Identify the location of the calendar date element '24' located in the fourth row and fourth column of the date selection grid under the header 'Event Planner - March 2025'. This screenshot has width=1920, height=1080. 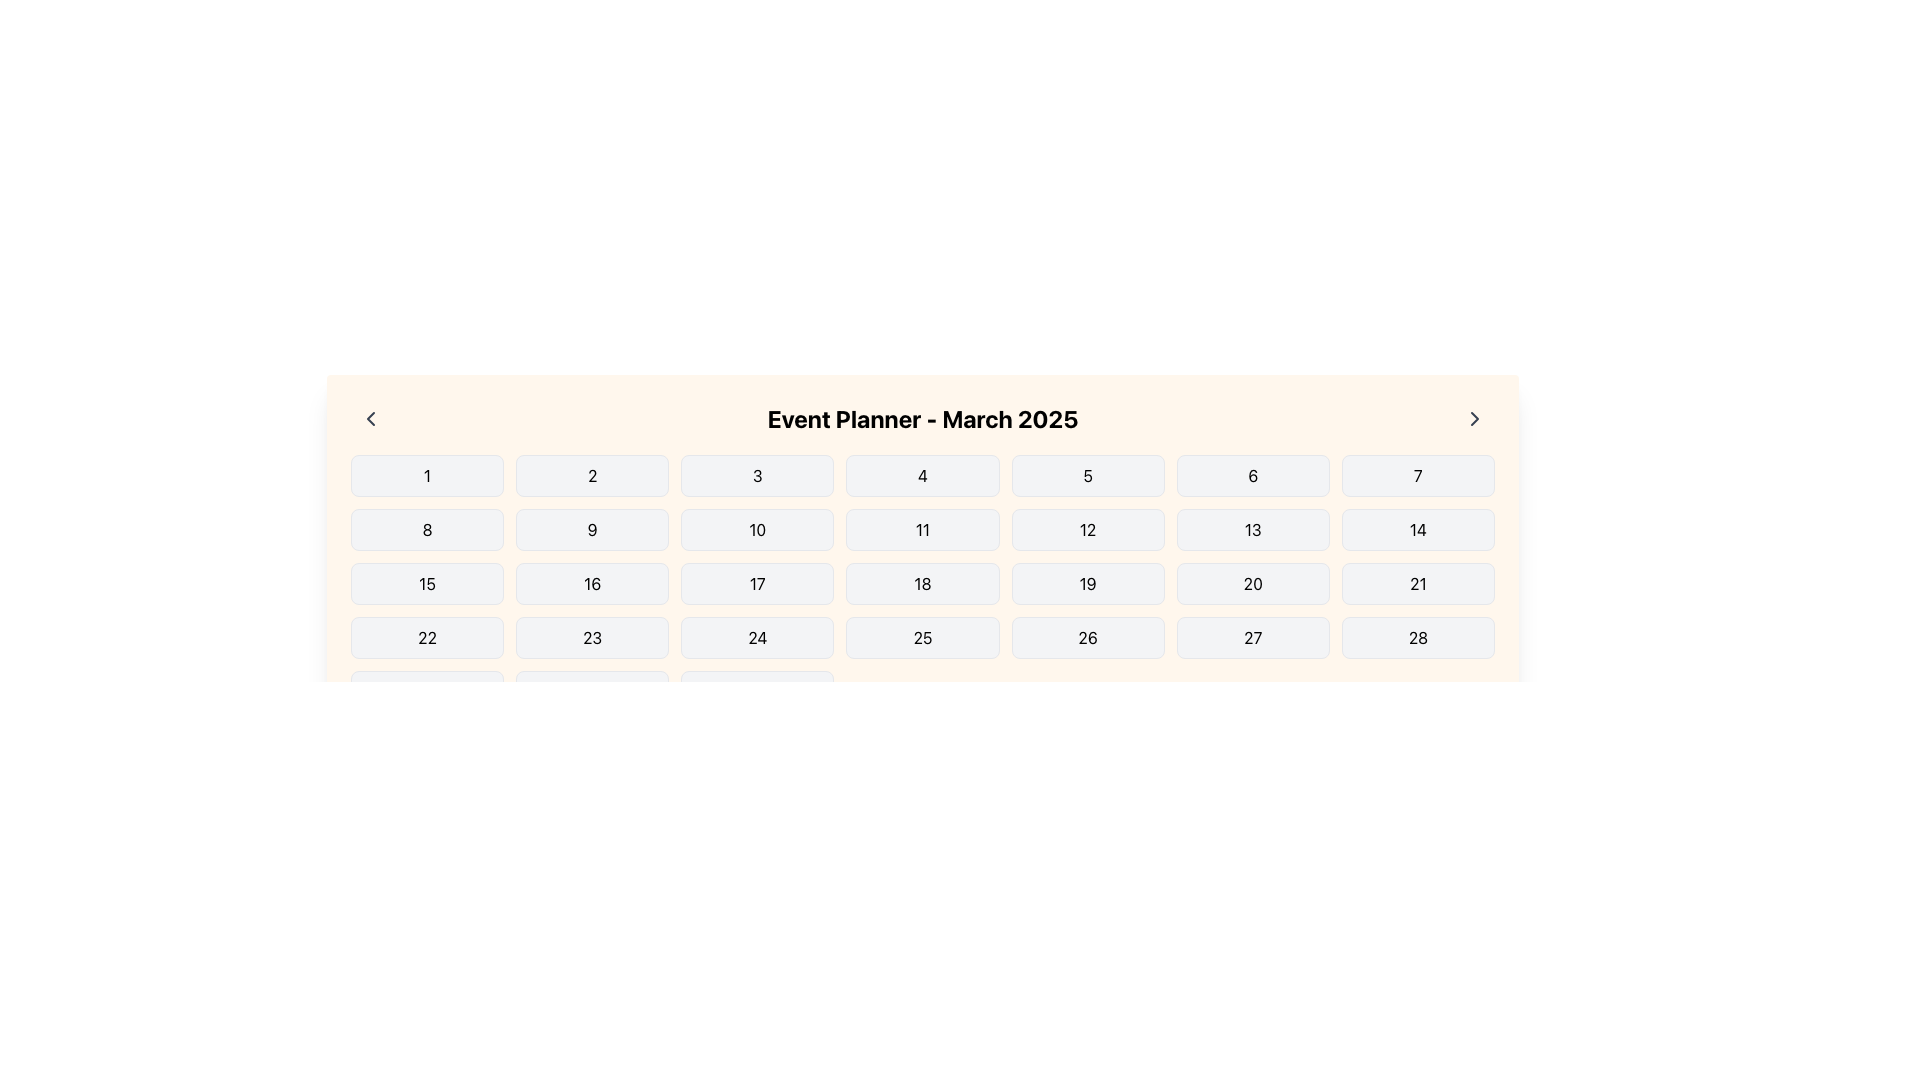
(756, 637).